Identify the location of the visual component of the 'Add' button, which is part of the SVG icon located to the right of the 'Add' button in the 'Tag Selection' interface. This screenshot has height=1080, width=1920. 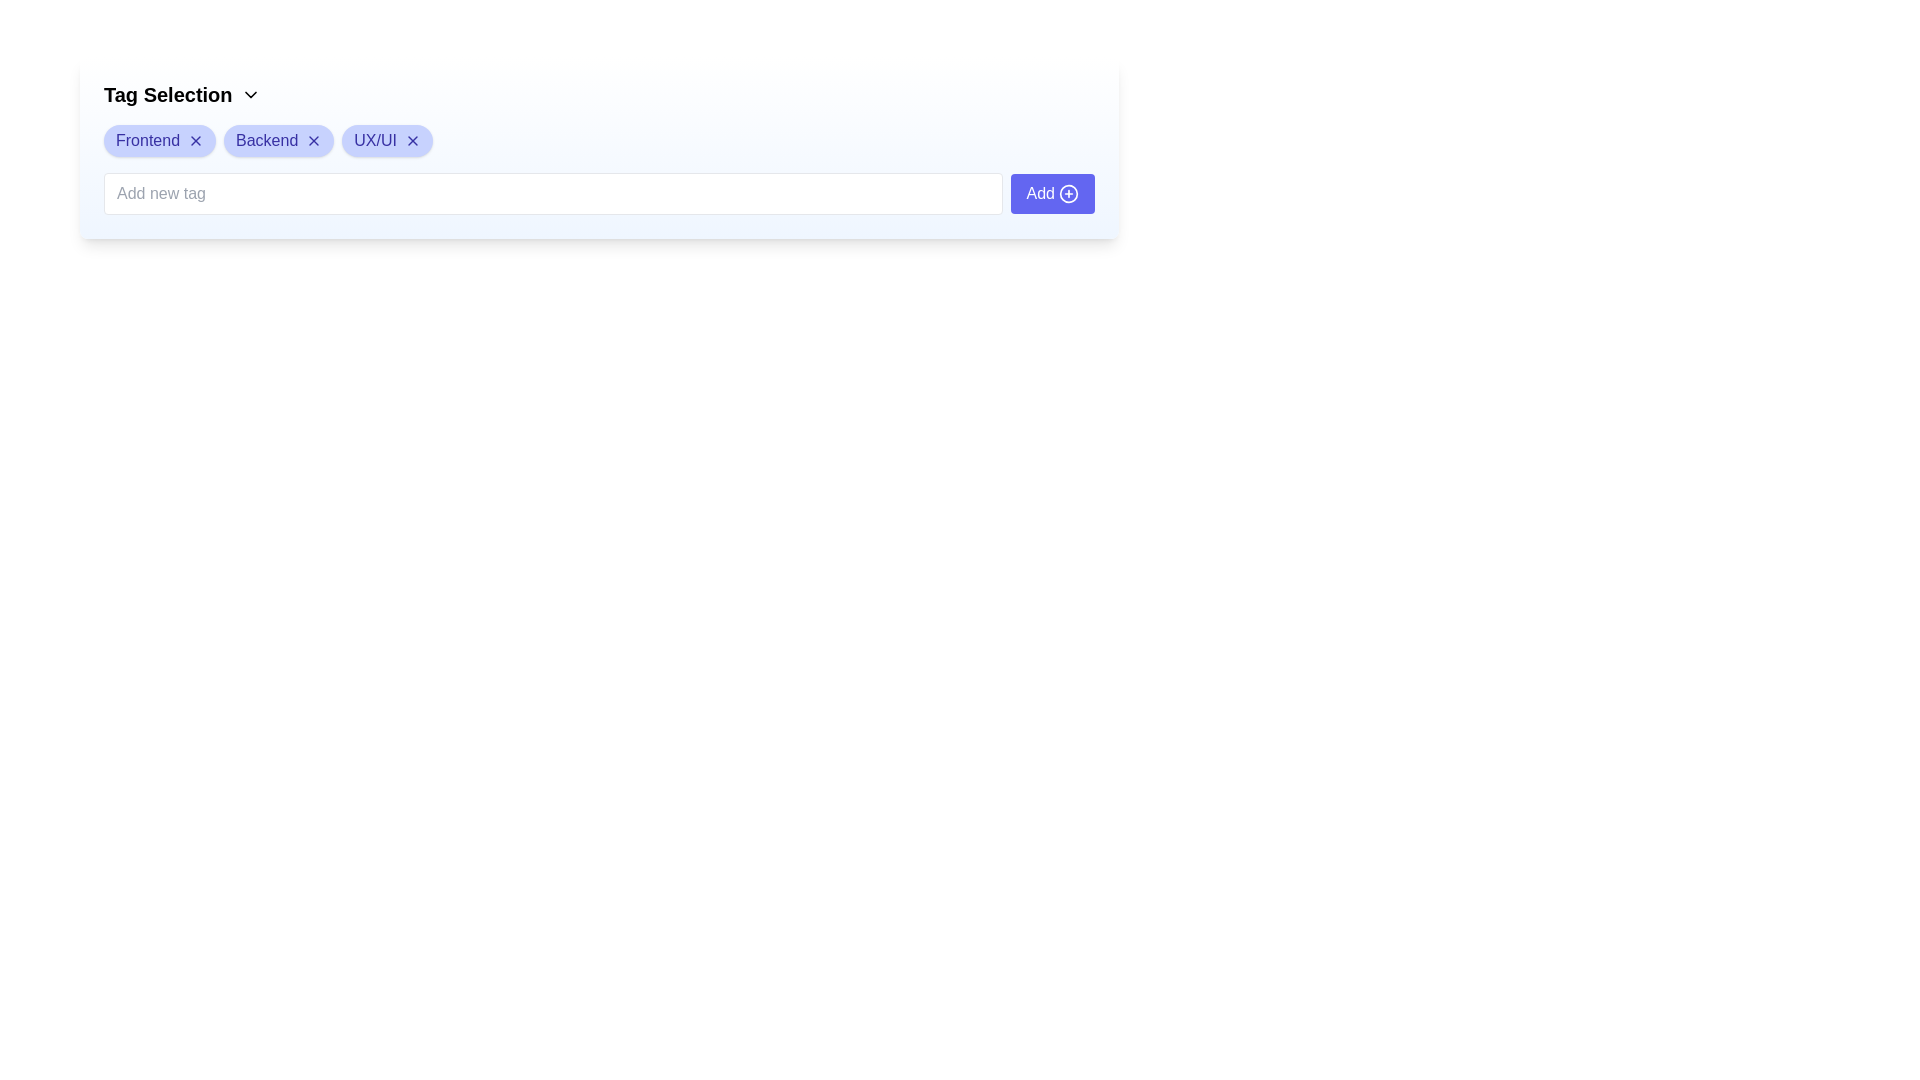
(1068, 193).